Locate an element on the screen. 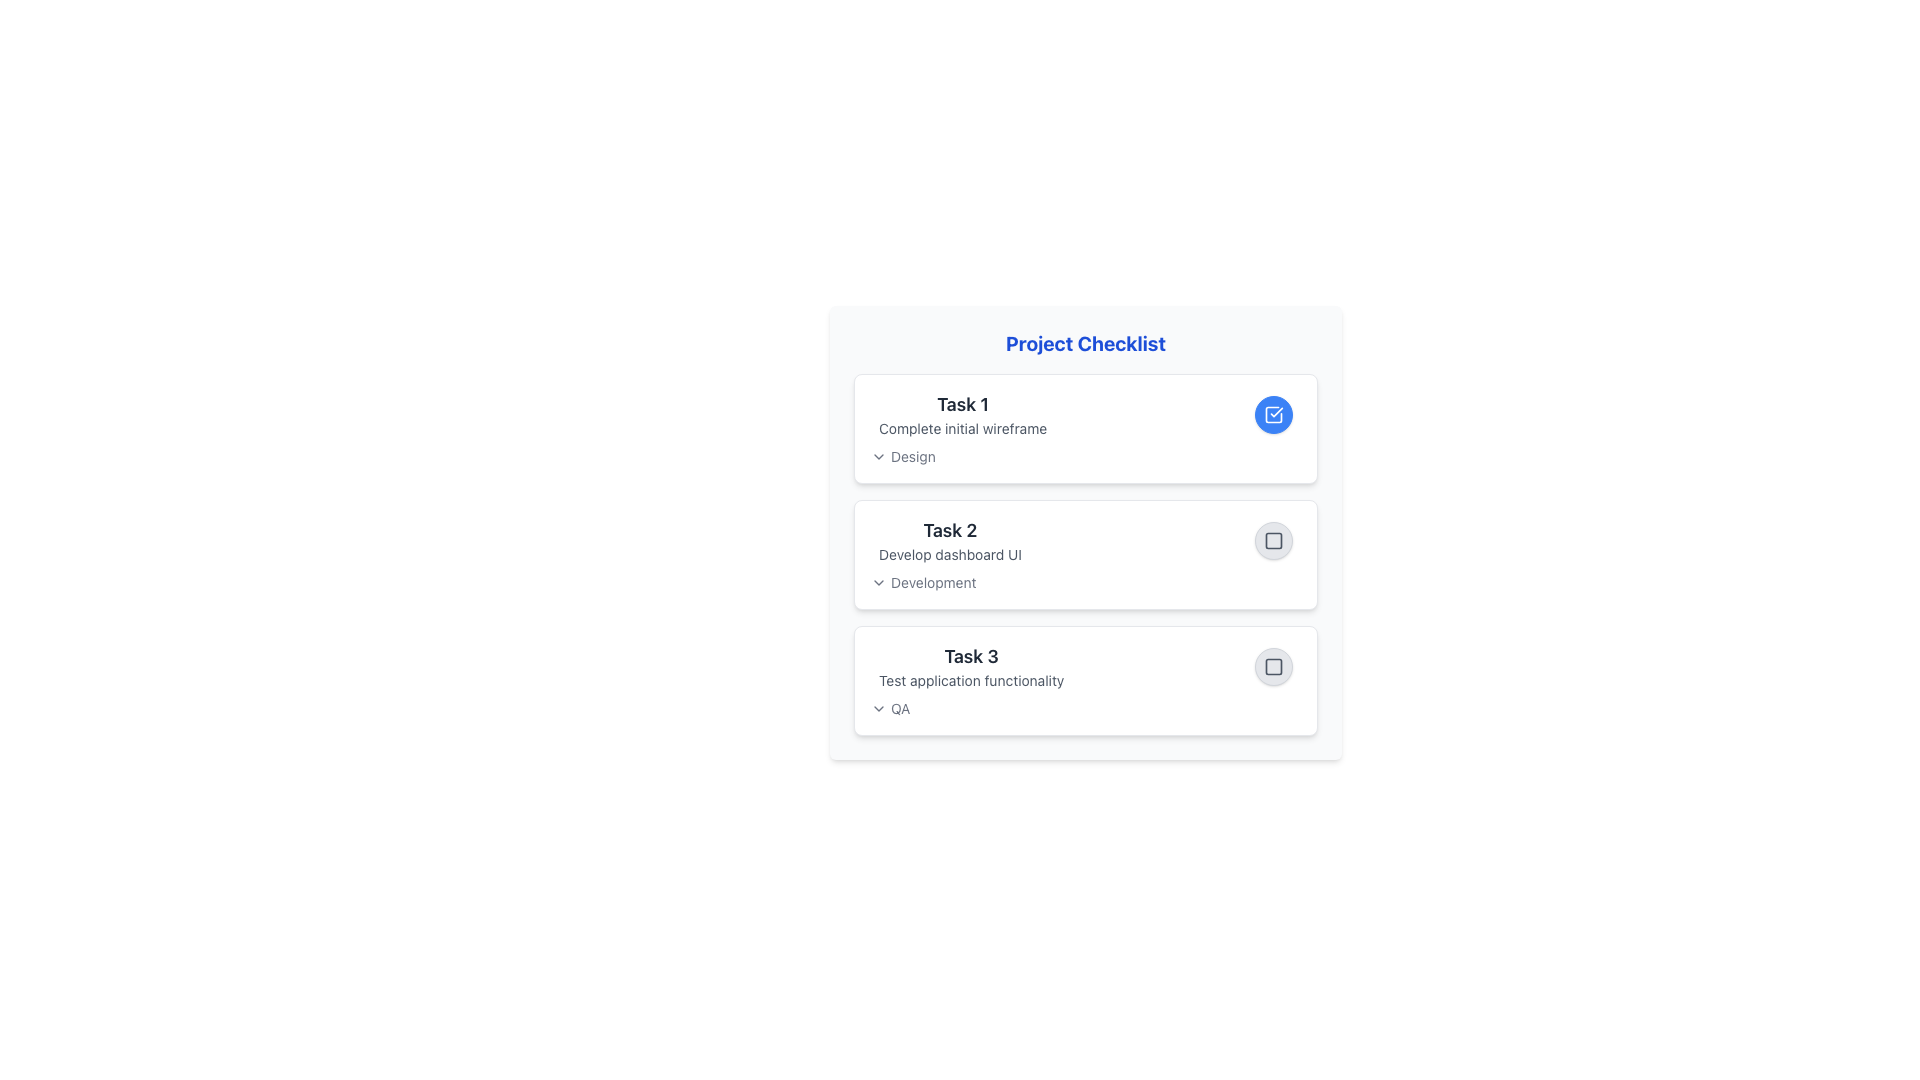 The width and height of the screenshot is (1920, 1080). the List item with checkbox labeled 'Task 3' is located at coordinates (1084, 667).